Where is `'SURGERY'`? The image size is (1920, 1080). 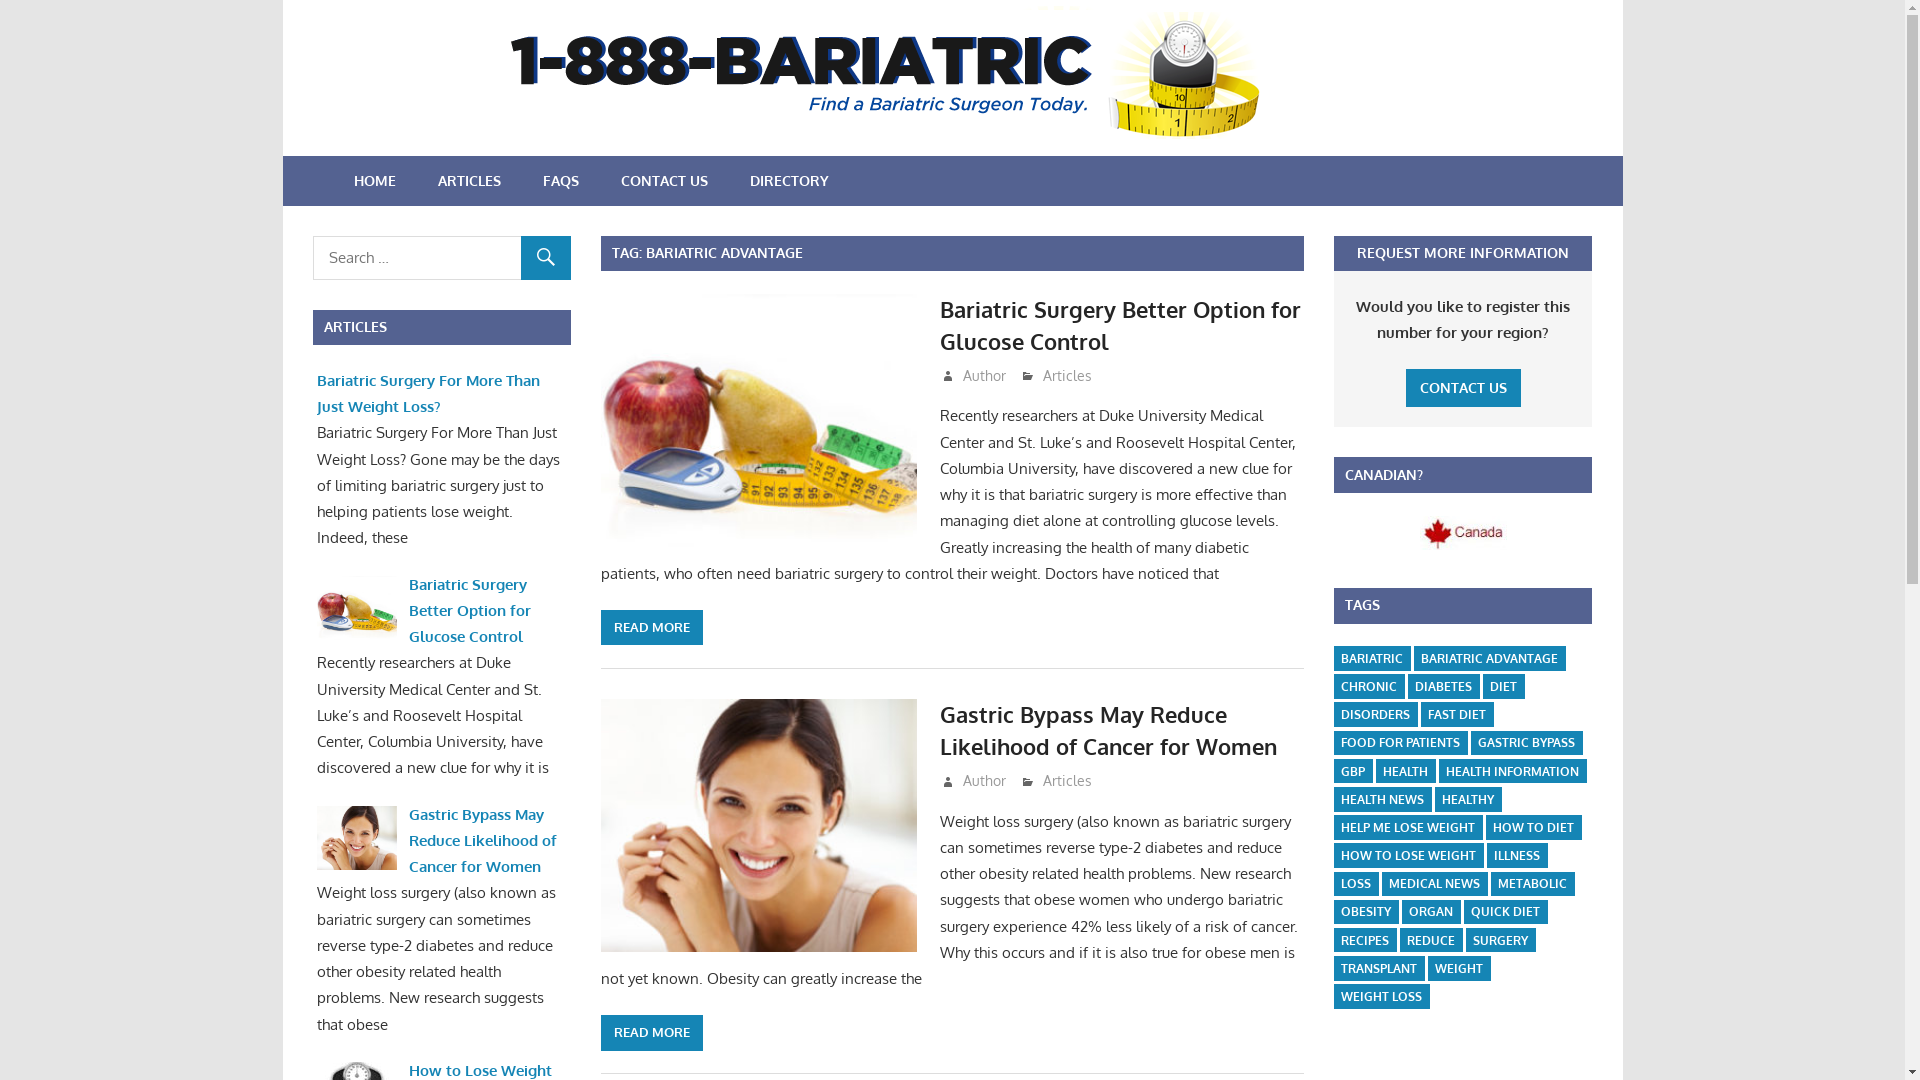 'SURGERY' is located at coordinates (1500, 940).